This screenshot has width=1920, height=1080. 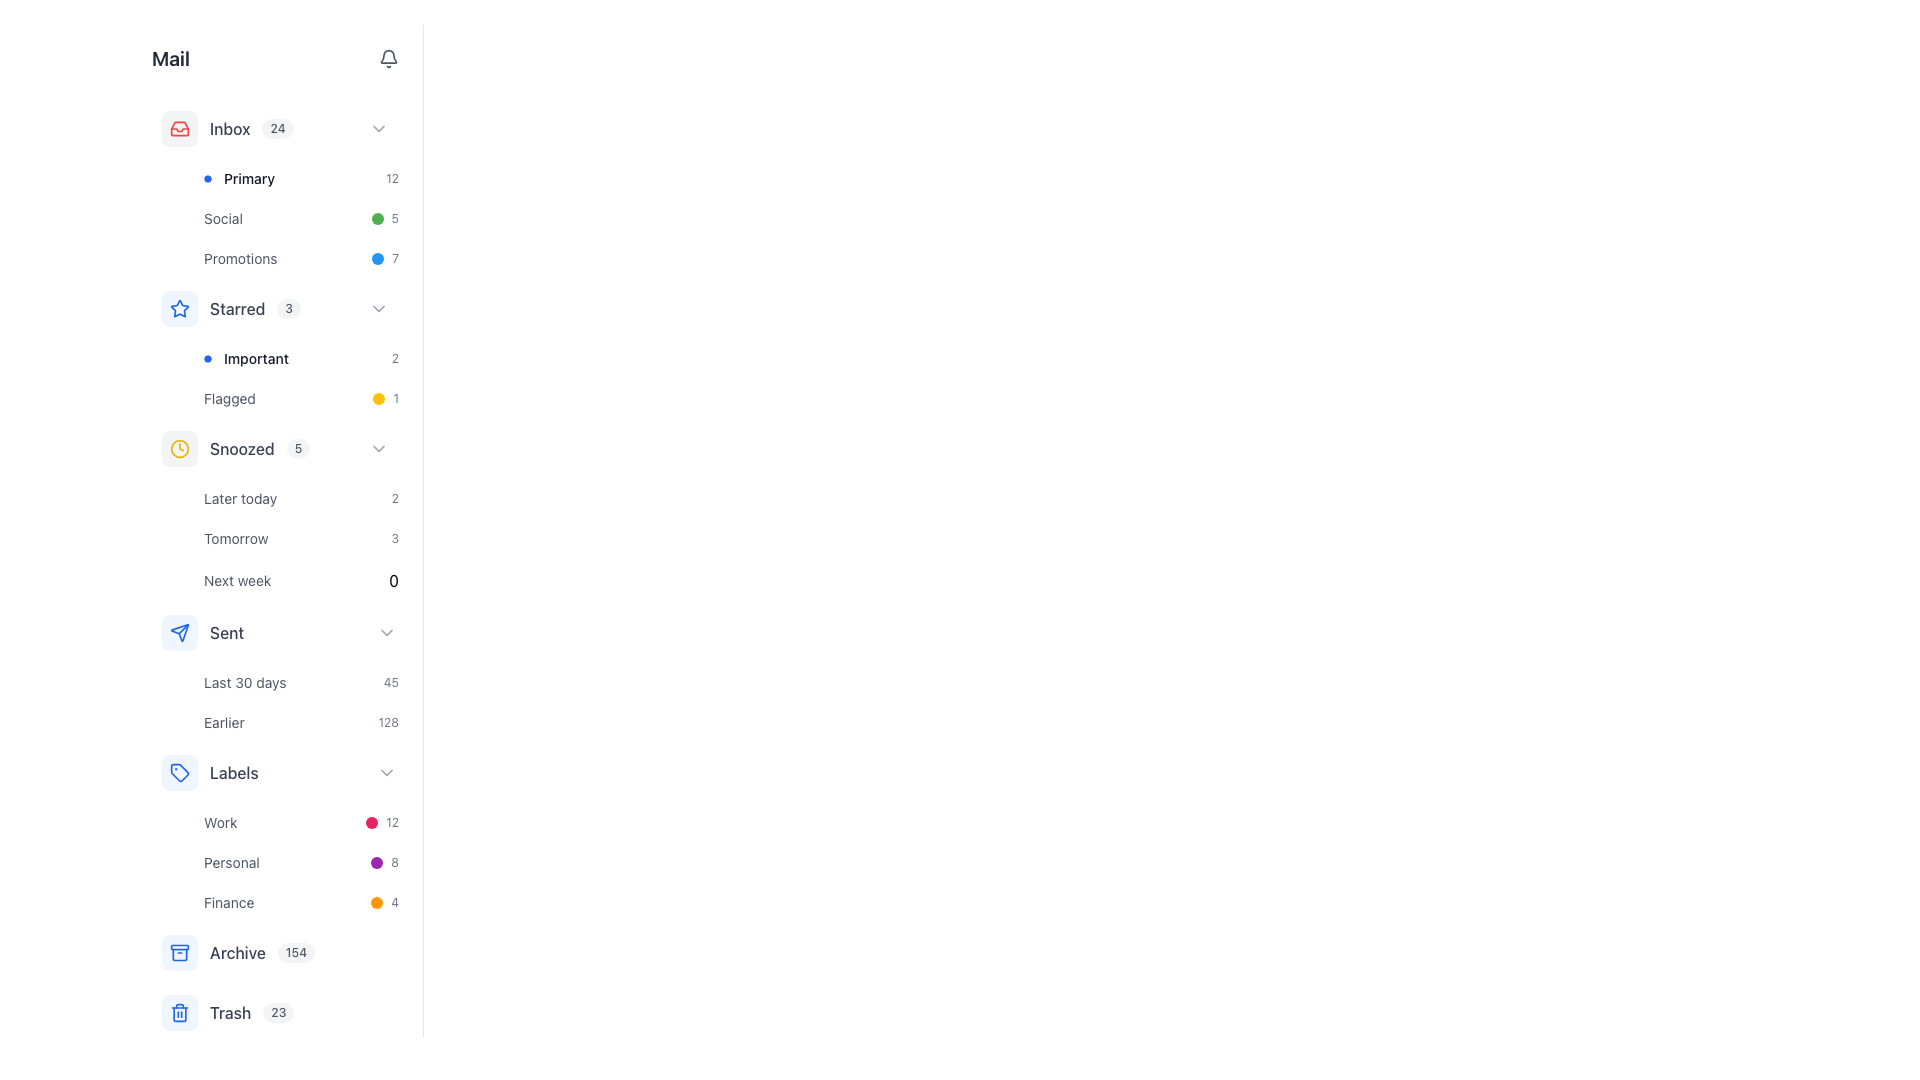 I want to click on the interactive list item labeled 'Archive' with an icon and a badge displaying '154', positioned between 'Labels' and 'Trash' in the vertical list, so click(x=238, y=951).